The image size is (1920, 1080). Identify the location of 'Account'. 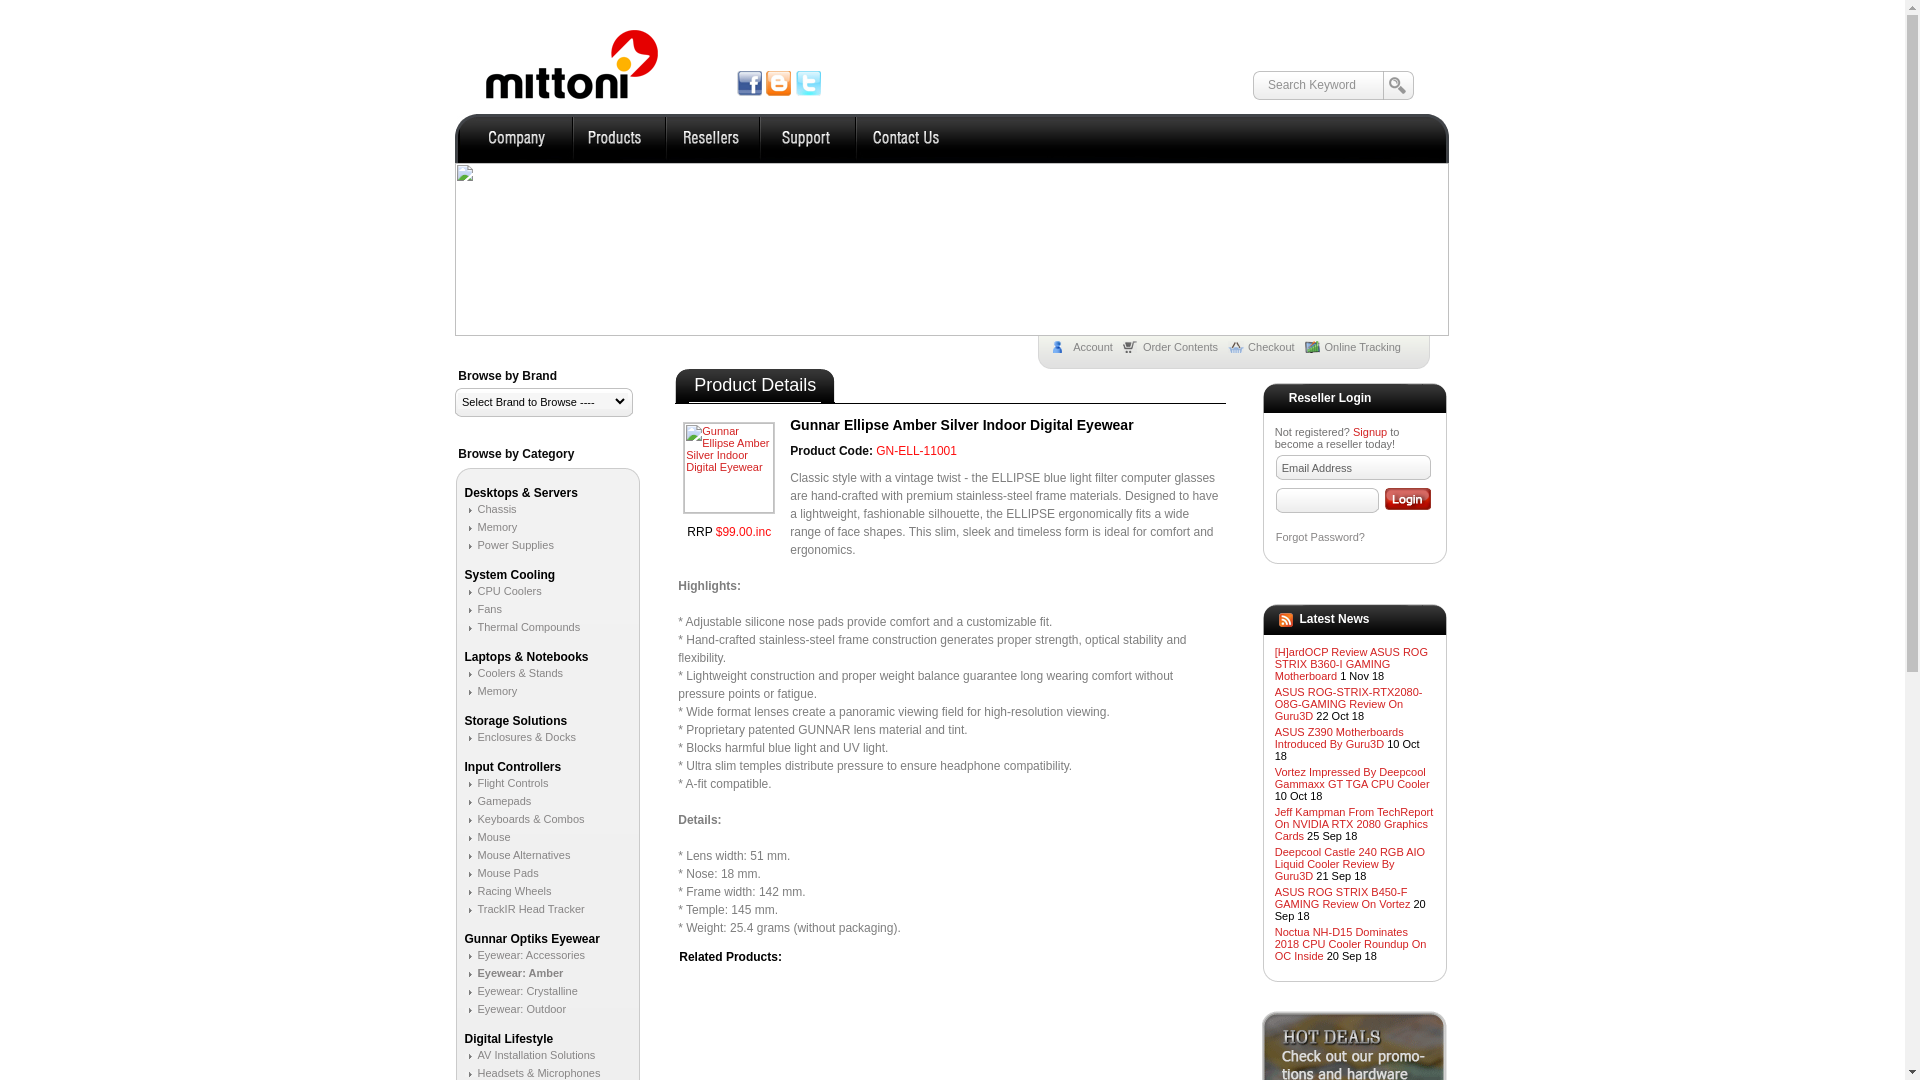
(1087, 346).